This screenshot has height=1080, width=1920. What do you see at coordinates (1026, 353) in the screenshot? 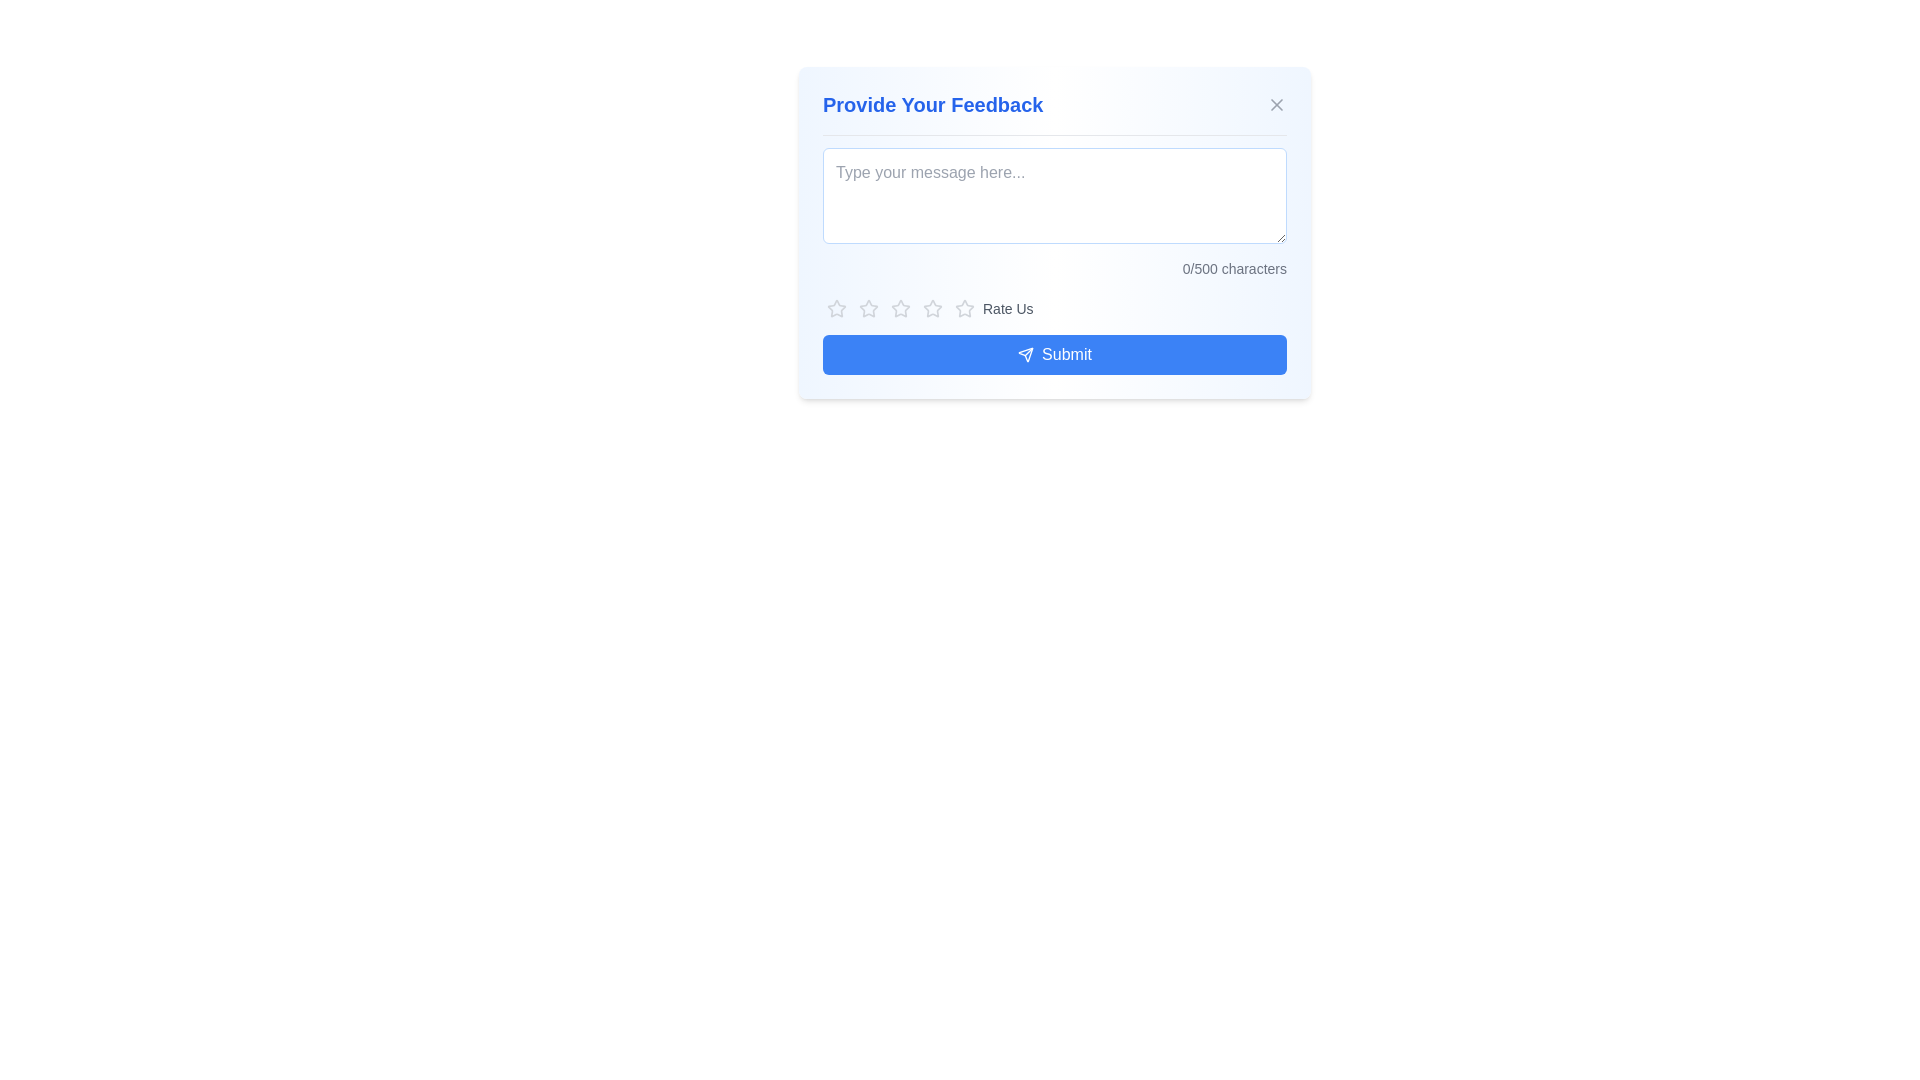
I see `the icon embedded within the 'Submit' button, located at the right-hand side of the button, which visually indicates the function of submitting data` at bounding box center [1026, 353].